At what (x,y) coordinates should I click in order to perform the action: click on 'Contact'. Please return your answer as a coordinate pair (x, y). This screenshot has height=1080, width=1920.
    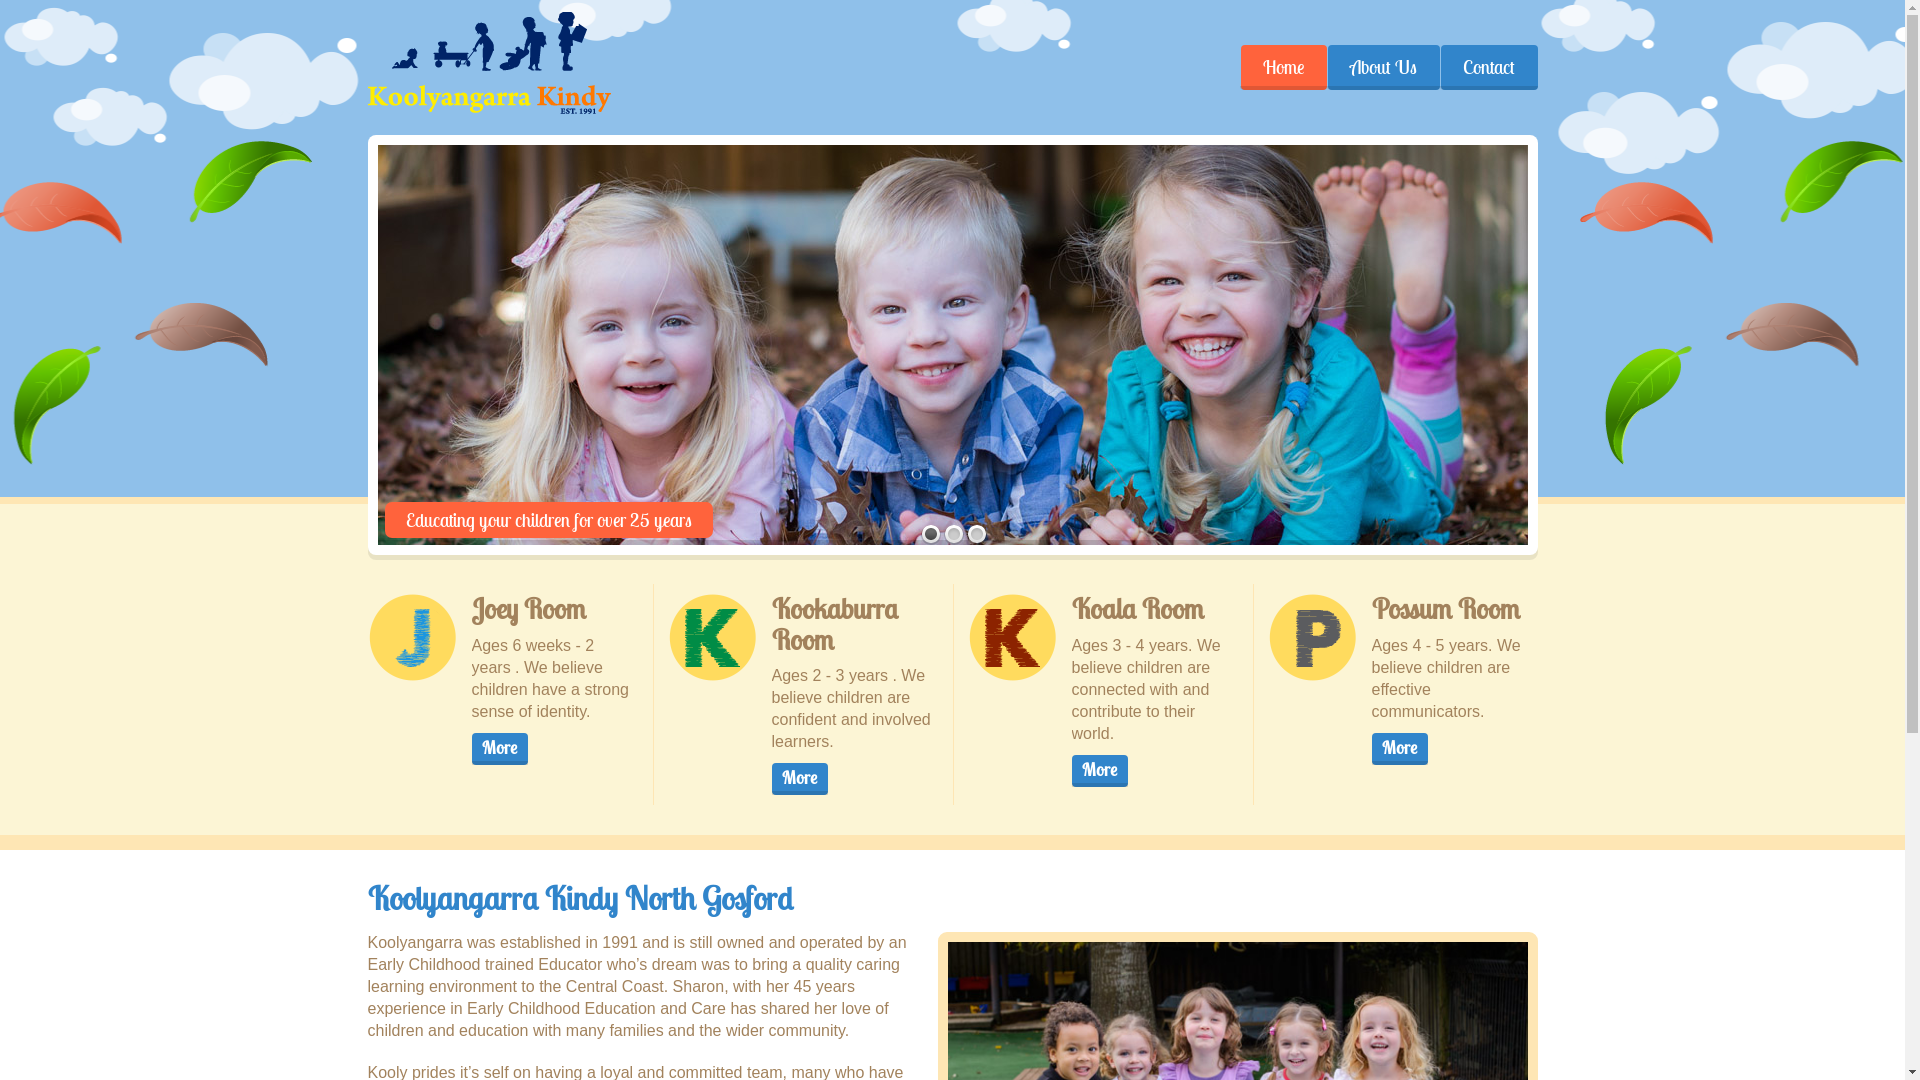
    Looking at the image, I should click on (1440, 66).